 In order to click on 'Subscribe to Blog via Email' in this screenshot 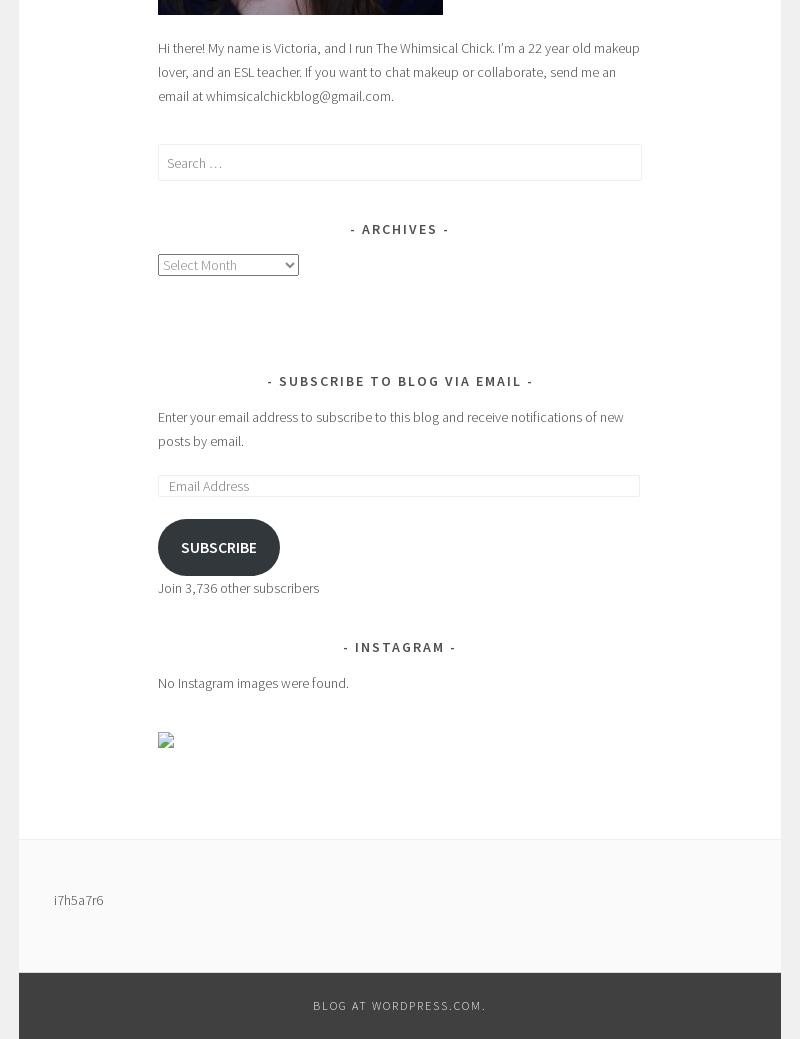, I will do `click(398, 380)`.